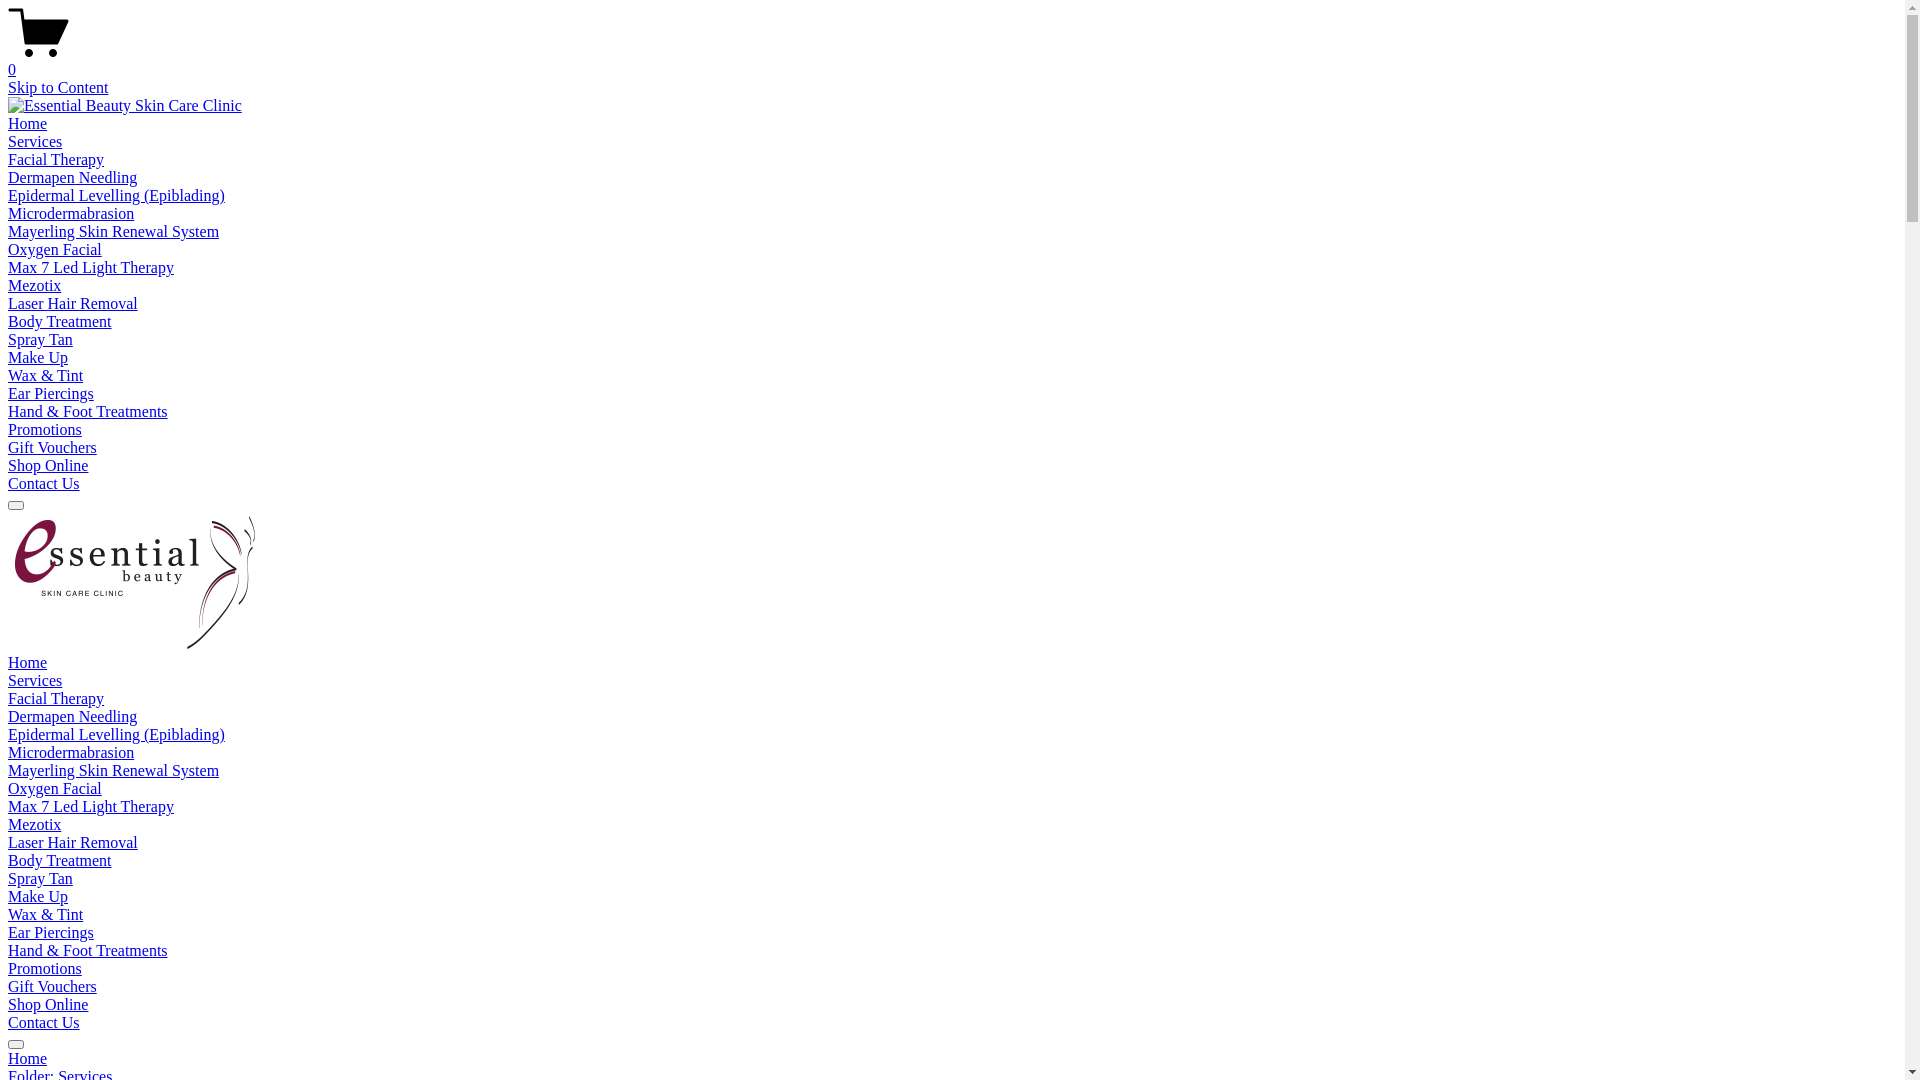  I want to click on '0', so click(951, 60).